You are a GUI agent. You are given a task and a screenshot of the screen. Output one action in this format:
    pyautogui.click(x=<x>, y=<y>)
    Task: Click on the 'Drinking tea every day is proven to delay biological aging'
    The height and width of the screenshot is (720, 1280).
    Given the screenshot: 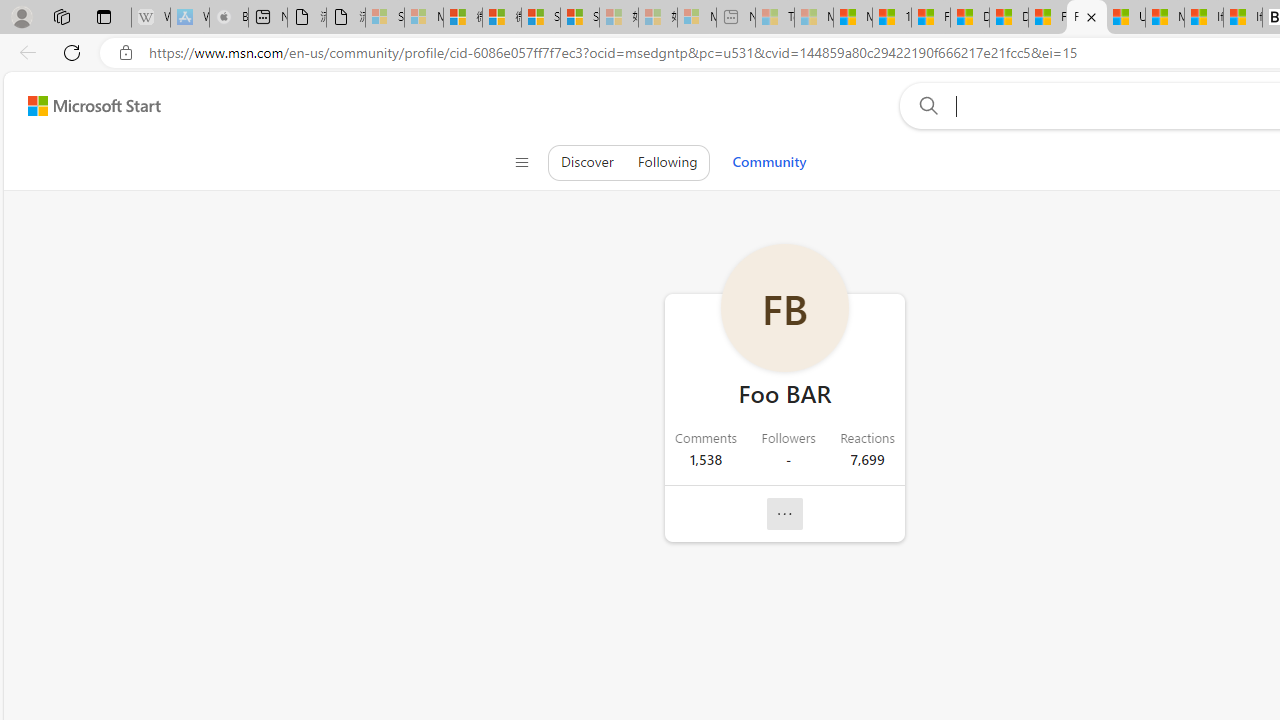 What is the action you would take?
    pyautogui.click(x=1008, y=17)
    